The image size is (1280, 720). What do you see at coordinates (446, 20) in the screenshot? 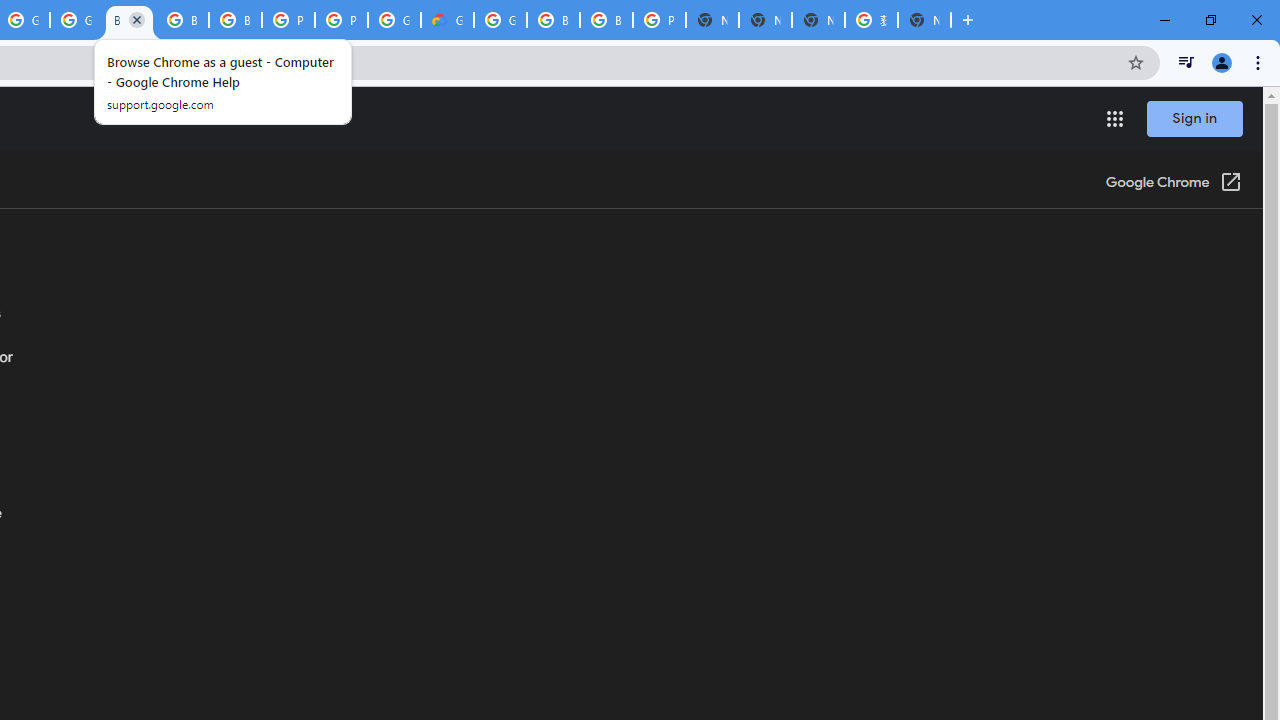
I see `'Google Cloud Estimate Summary'` at bounding box center [446, 20].